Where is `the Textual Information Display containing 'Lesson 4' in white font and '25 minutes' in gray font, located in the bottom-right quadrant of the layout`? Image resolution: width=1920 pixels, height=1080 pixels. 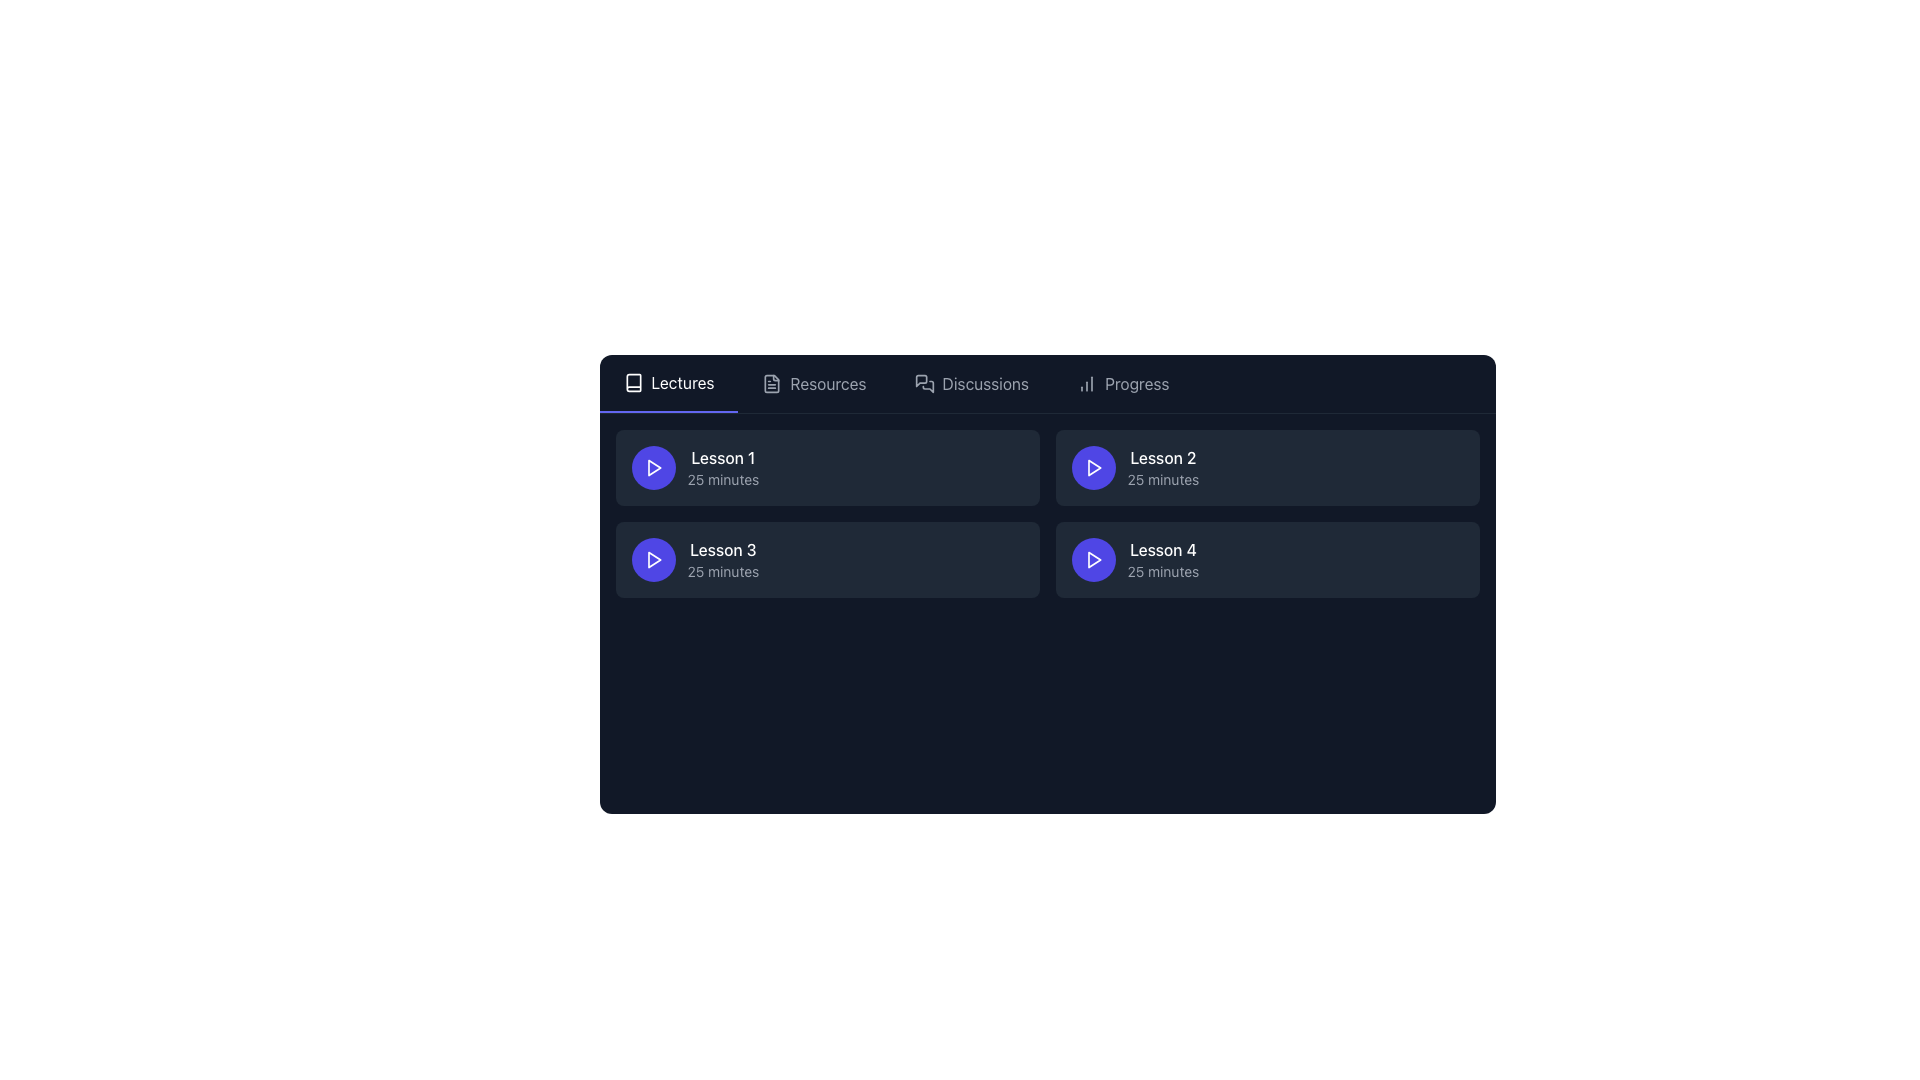
the Textual Information Display containing 'Lesson 4' in white font and '25 minutes' in gray font, located in the bottom-right quadrant of the layout is located at coordinates (1163, 559).